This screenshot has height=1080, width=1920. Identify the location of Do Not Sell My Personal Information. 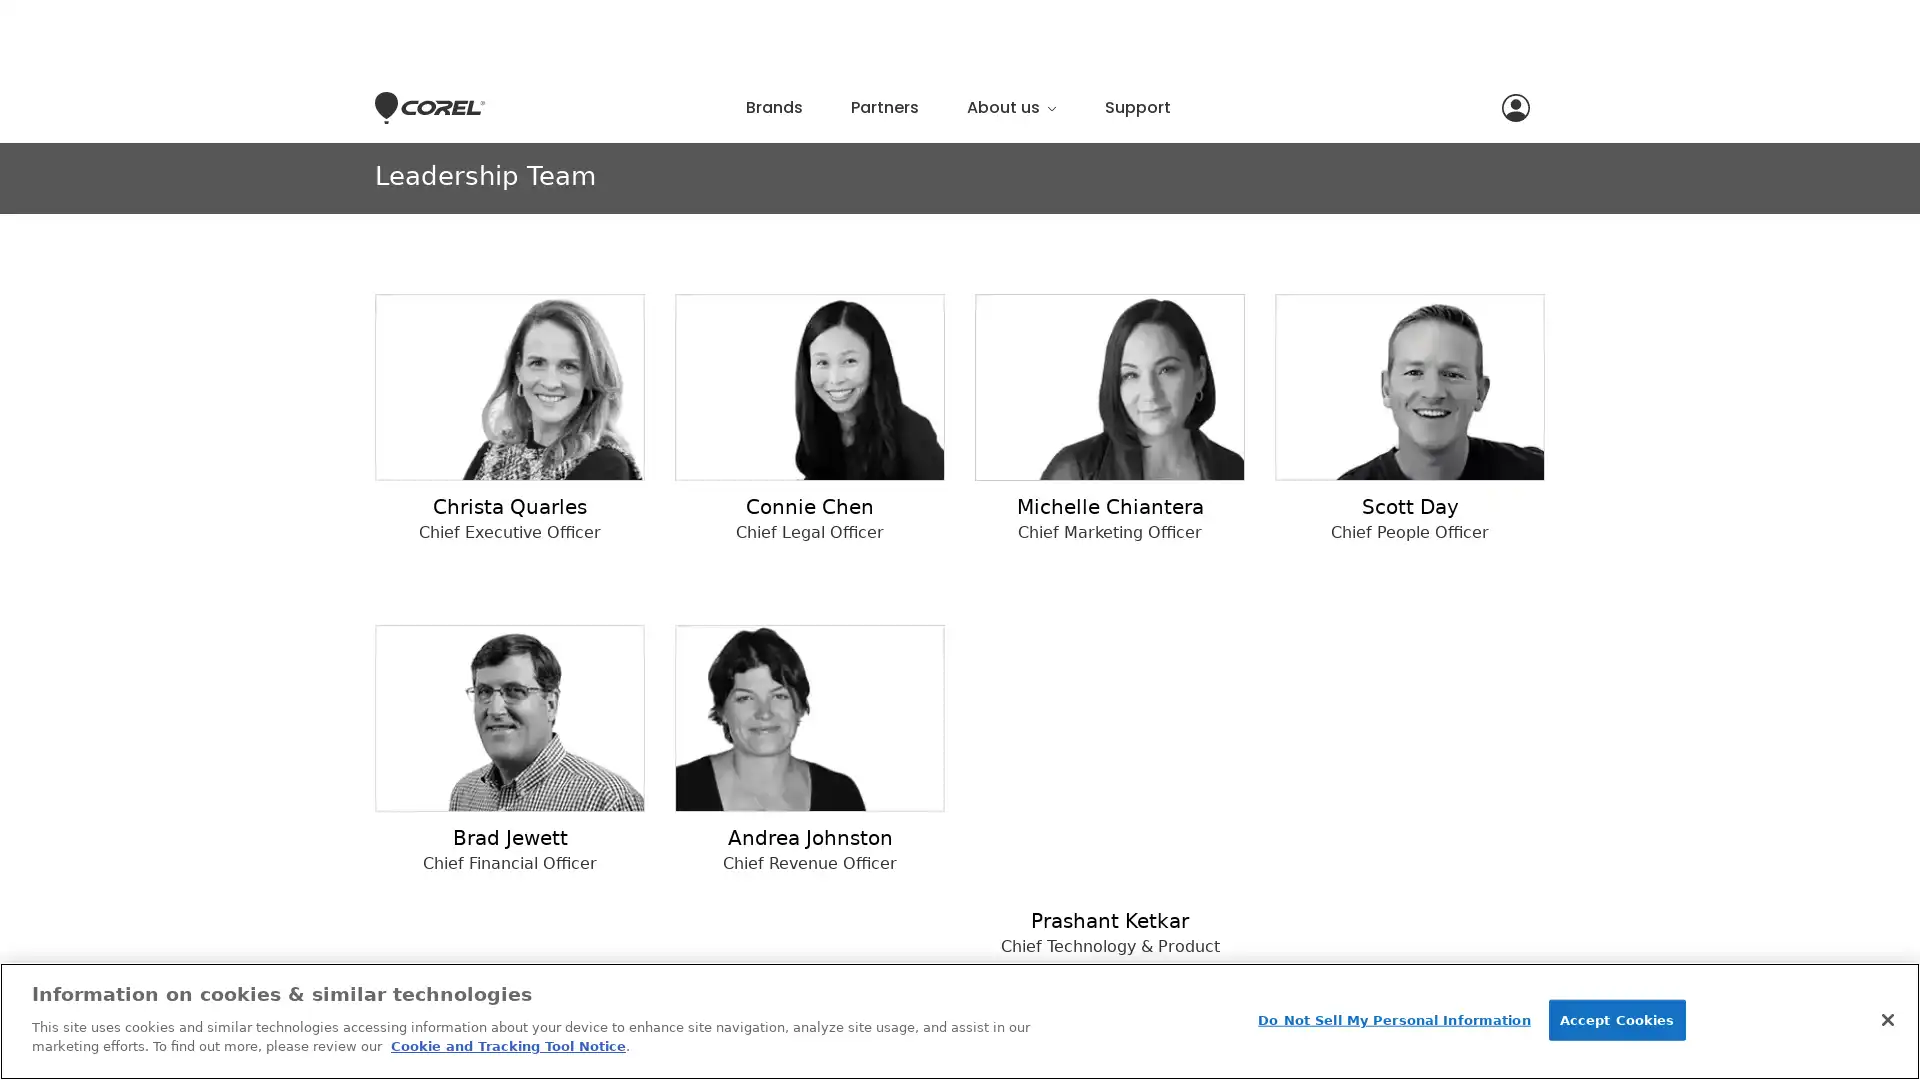
(1392, 1019).